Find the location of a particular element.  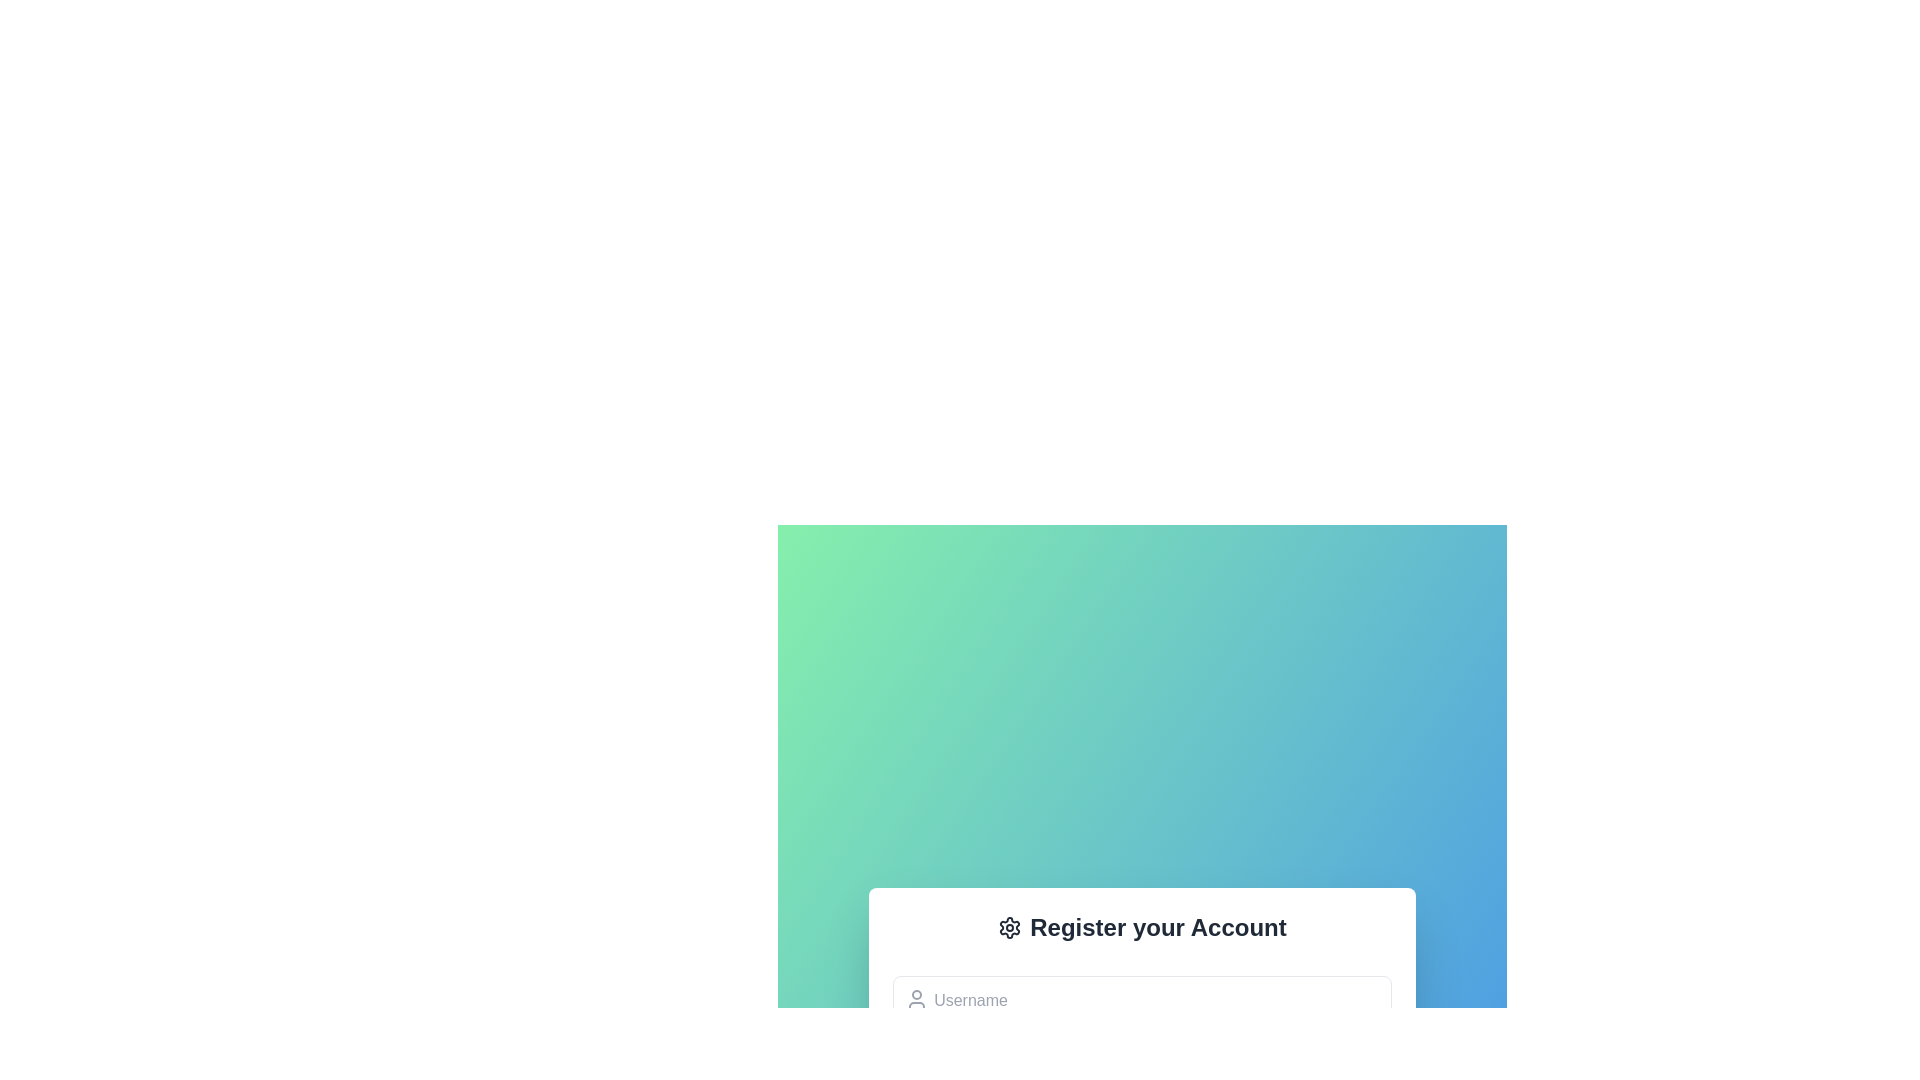

text of the header element that indicates the purpose of the registration form, positioned at the top of the rounded card is located at coordinates (1142, 928).